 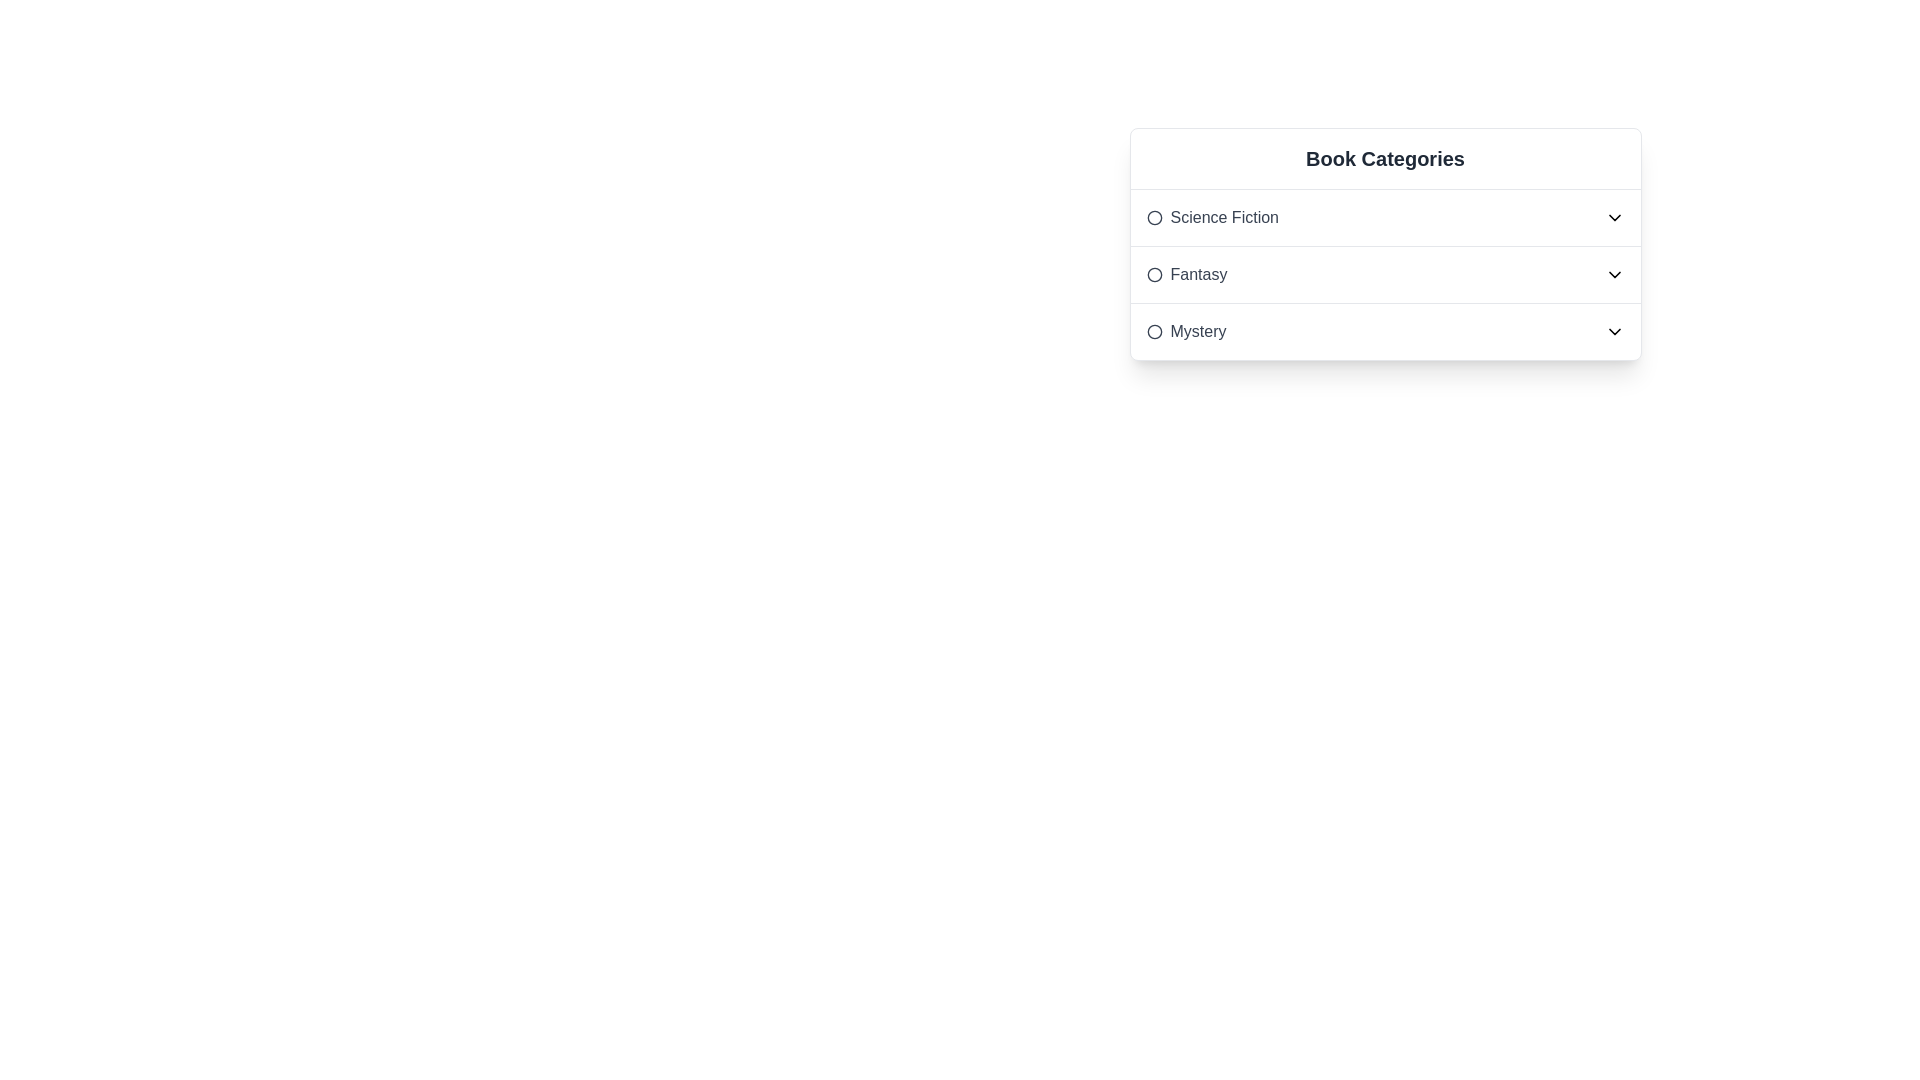 What do you see at coordinates (1154, 274) in the screenshot?
I see `the radio button next to the 'Fantasy' option in the 'Book Categories' dropdown list` at bounding box center [1154, 274].